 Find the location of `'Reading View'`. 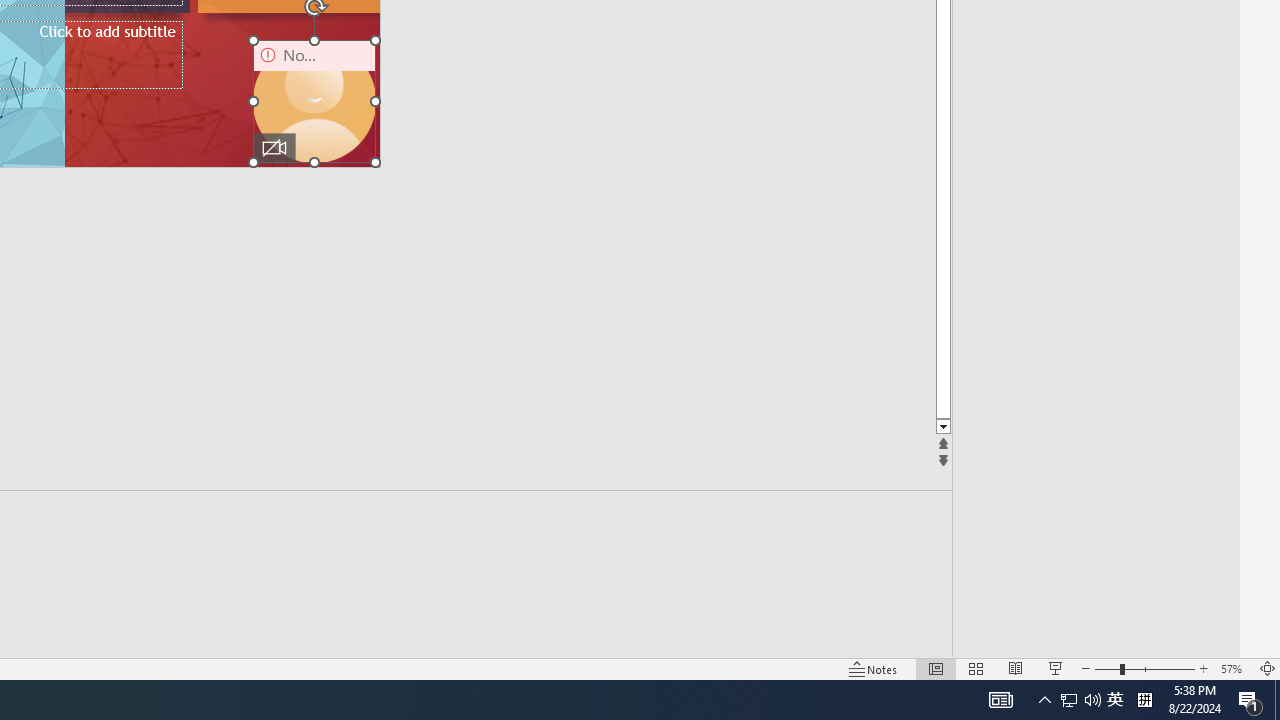

'Reading View' is located at coordinates (1015, 669).